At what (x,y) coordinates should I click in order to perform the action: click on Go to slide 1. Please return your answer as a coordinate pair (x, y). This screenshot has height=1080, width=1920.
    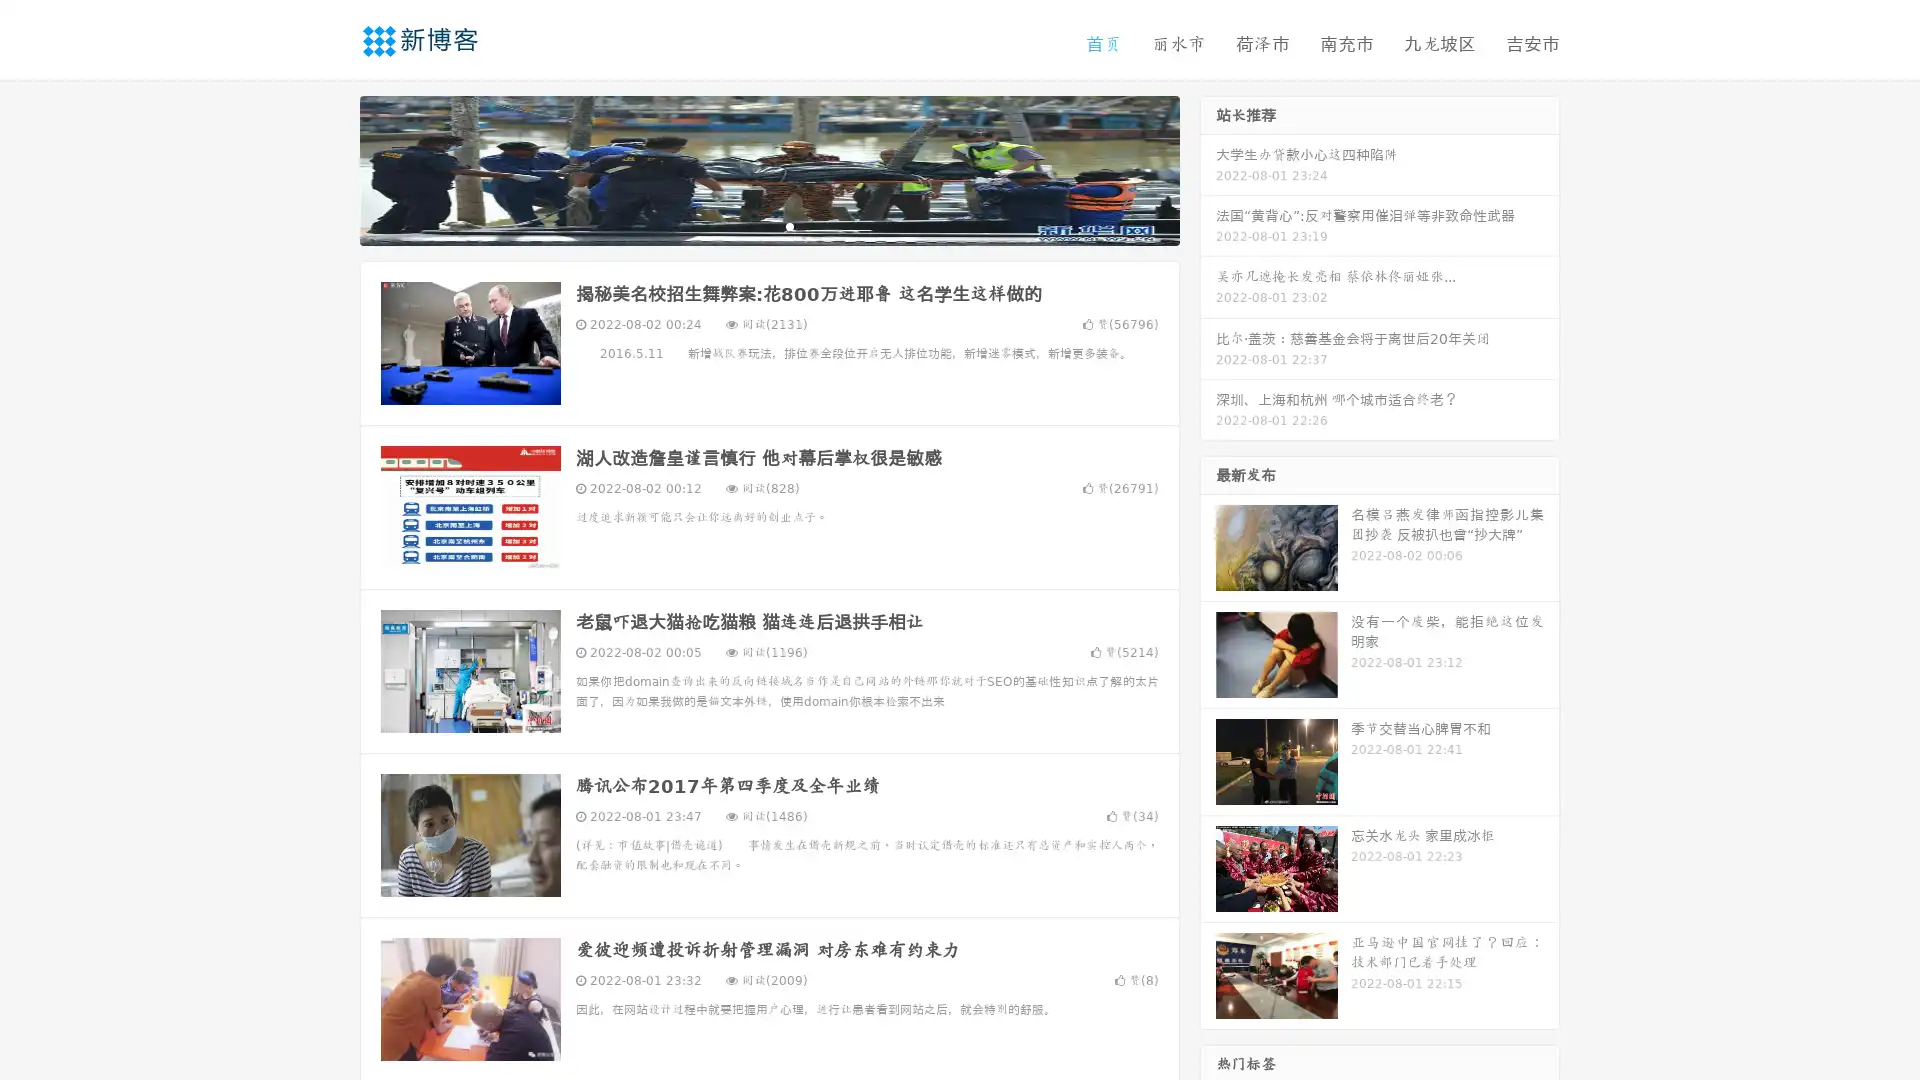
    Looking at the image, I should click on (748, 225).